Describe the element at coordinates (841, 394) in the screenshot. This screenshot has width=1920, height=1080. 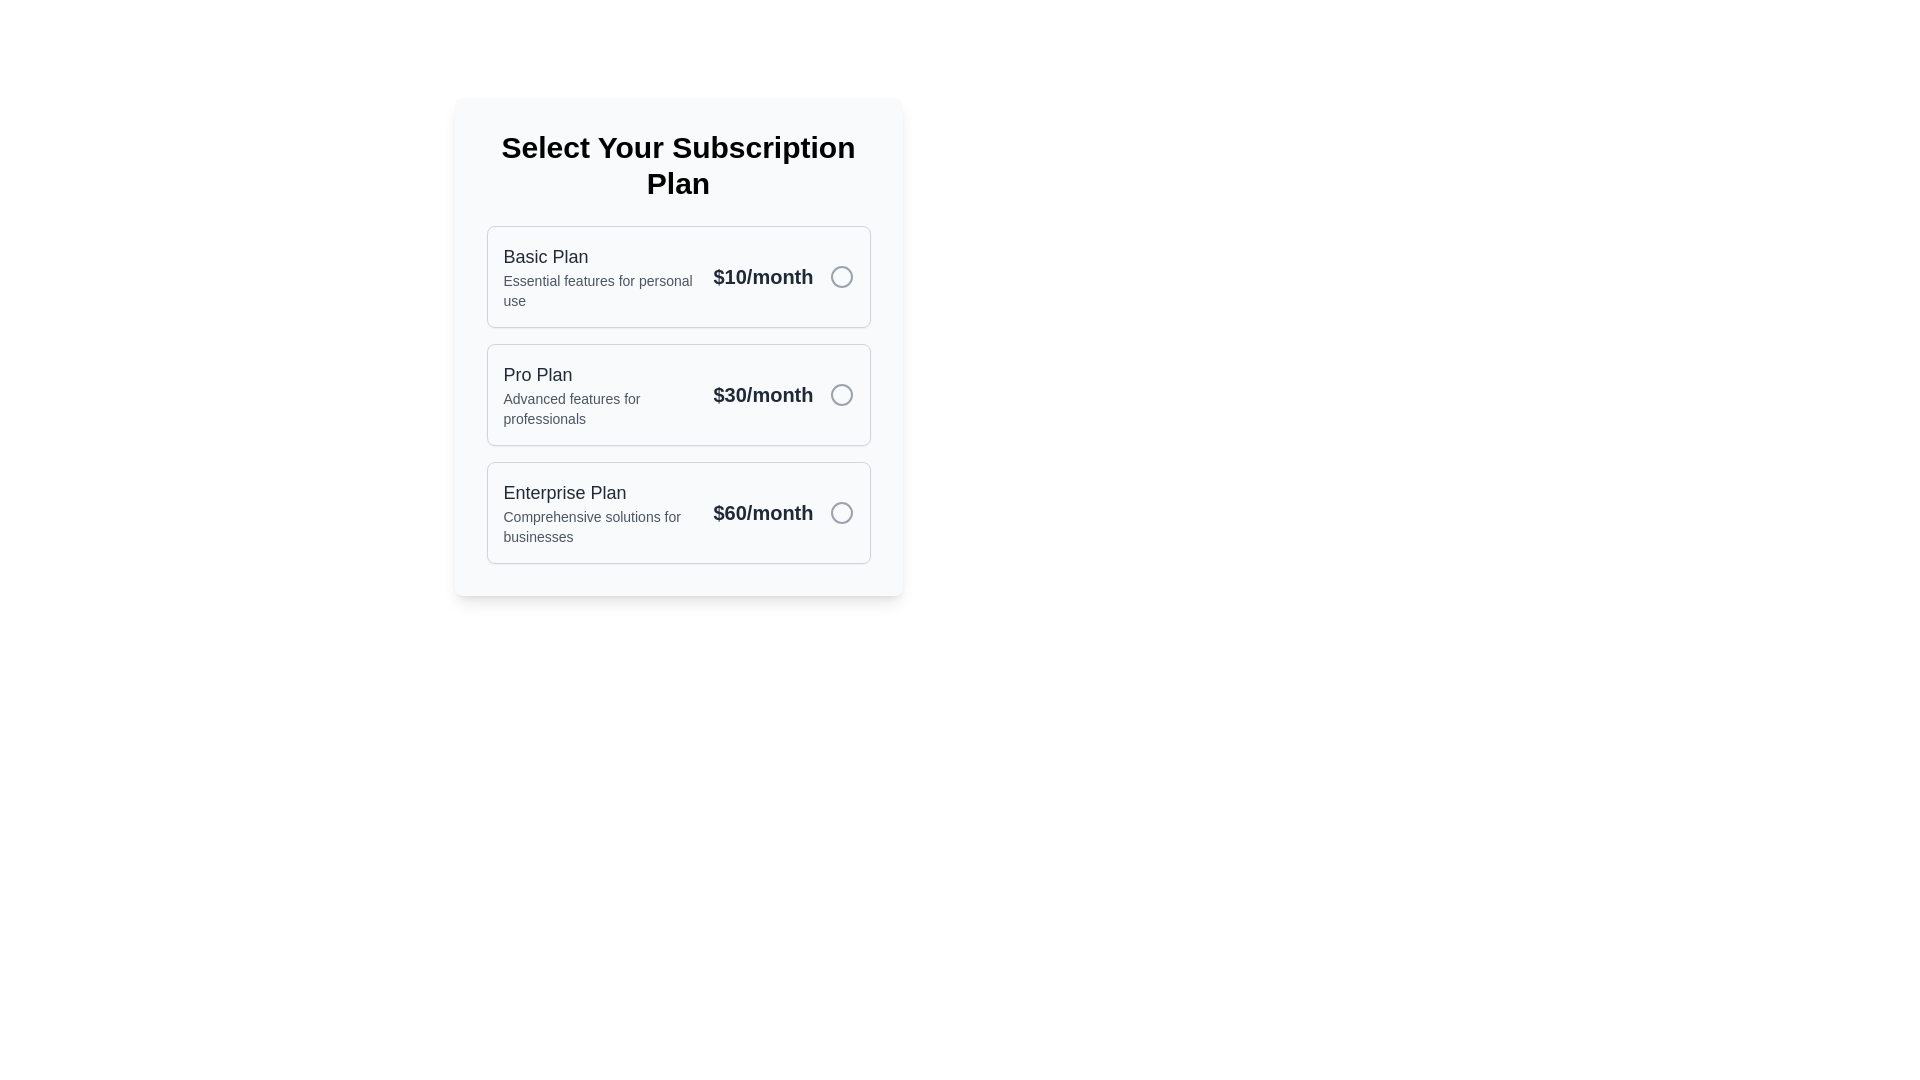
I see `the circular radio button with a gray outline located to the right of the 'Pro Plan' subscription option` at that location.